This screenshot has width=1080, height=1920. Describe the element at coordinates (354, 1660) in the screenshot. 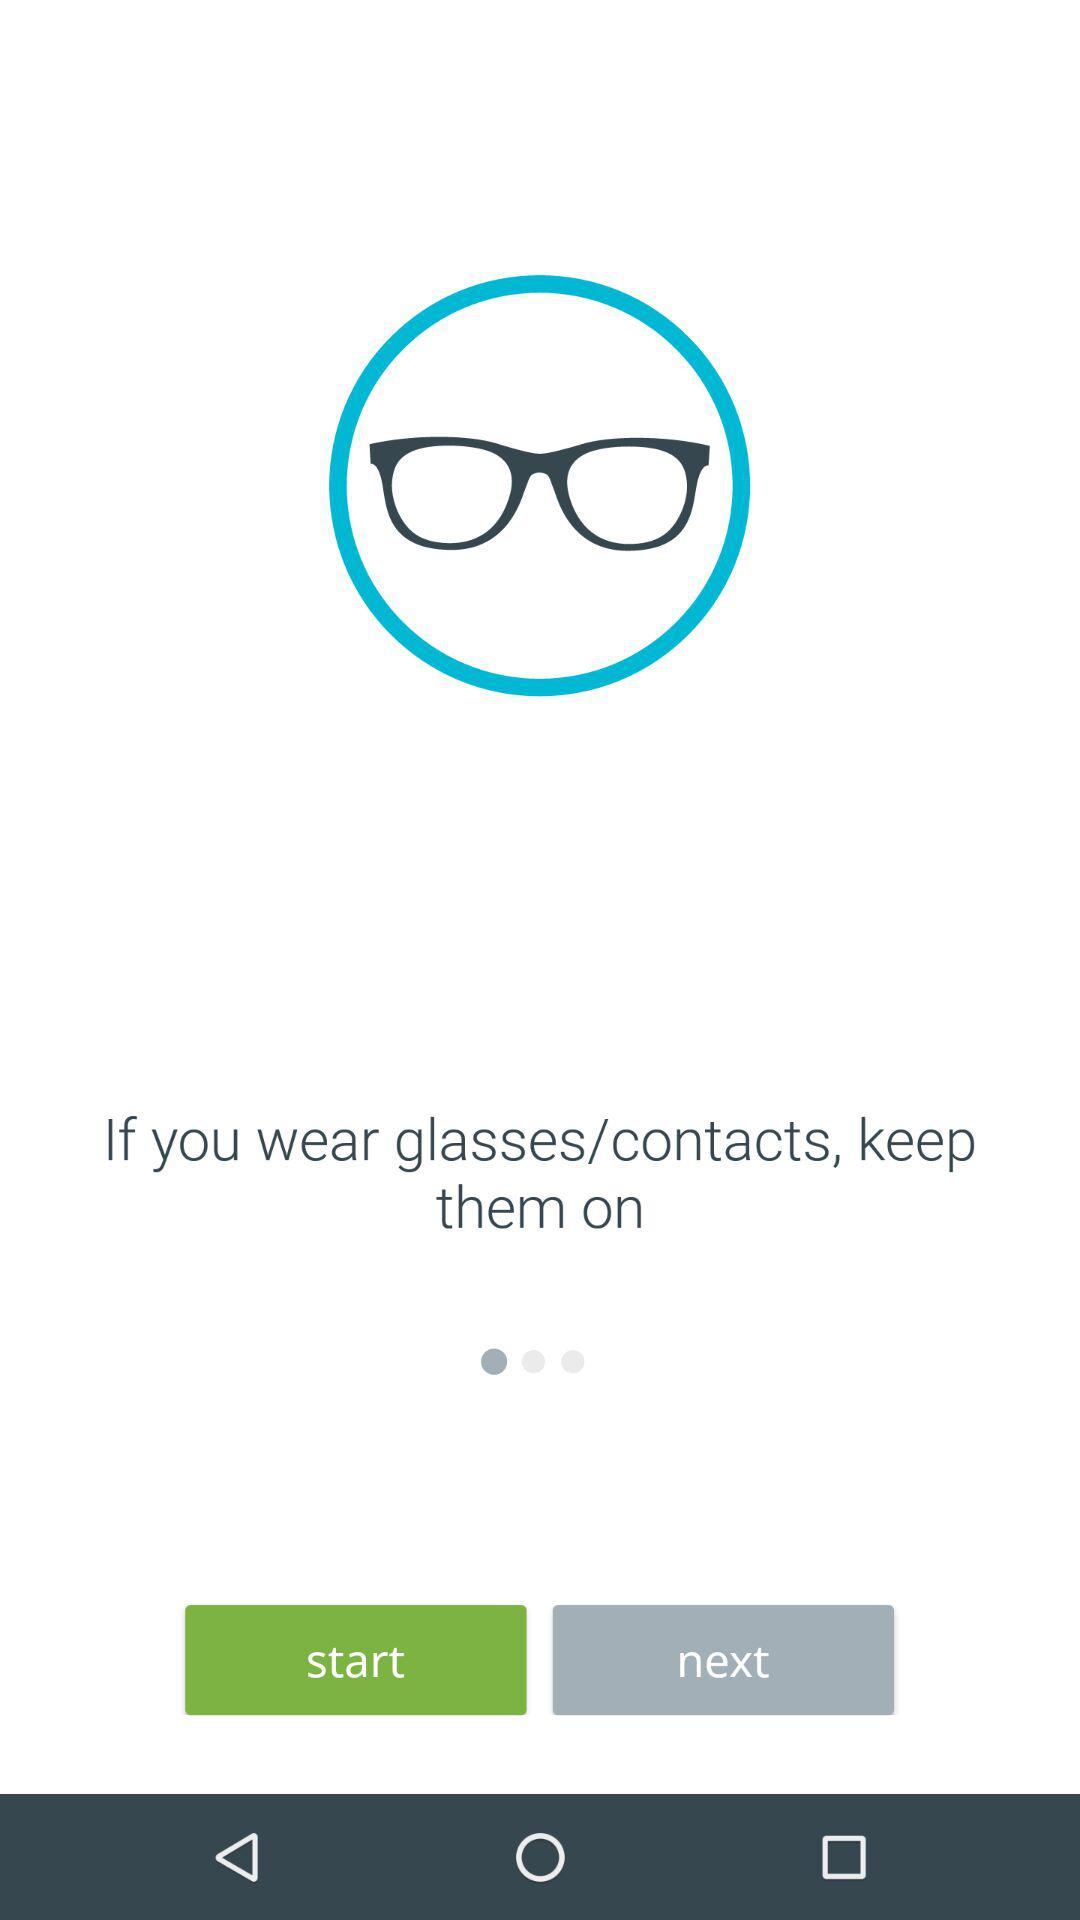

I see `the item next to next item` at that location.